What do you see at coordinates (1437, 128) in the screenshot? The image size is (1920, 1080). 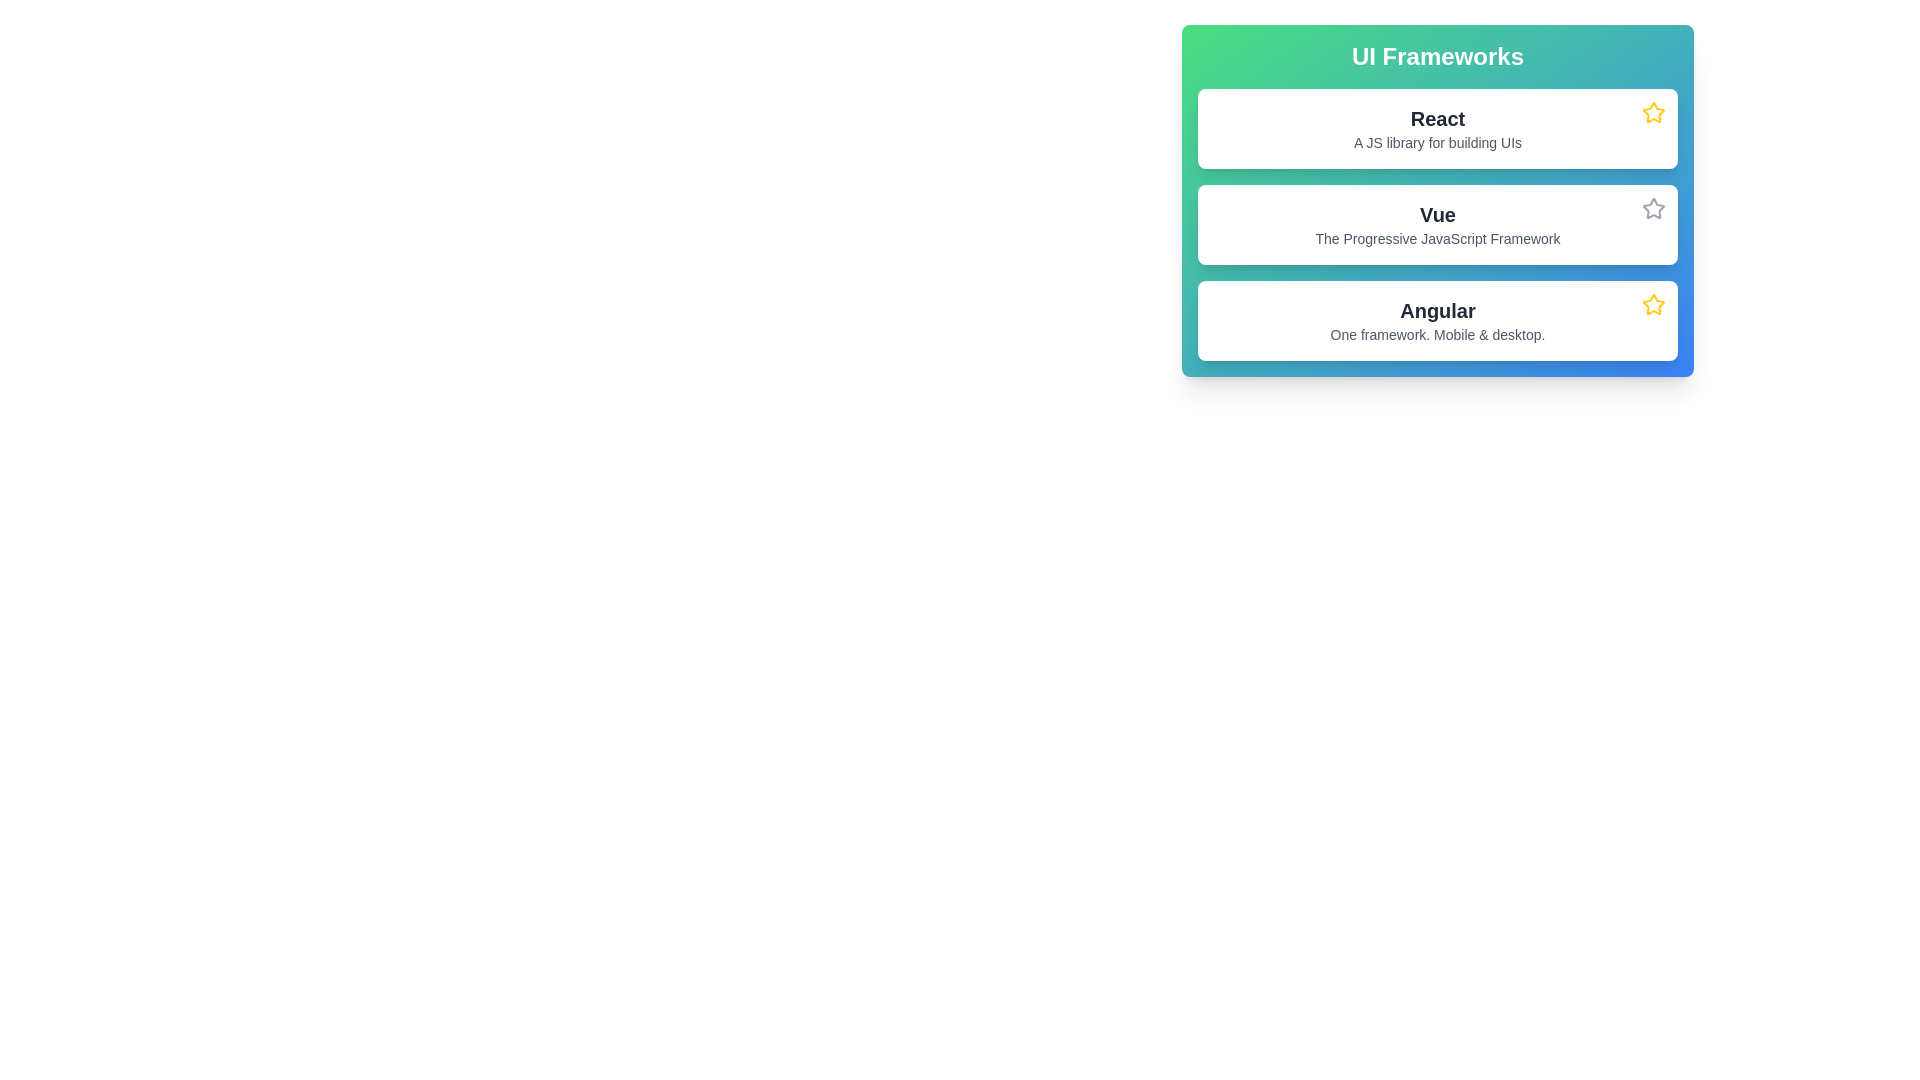 I see `the first card labeled 'React' in the vertically stacked list of UI frameworks` at bounding box center [1437, 128].